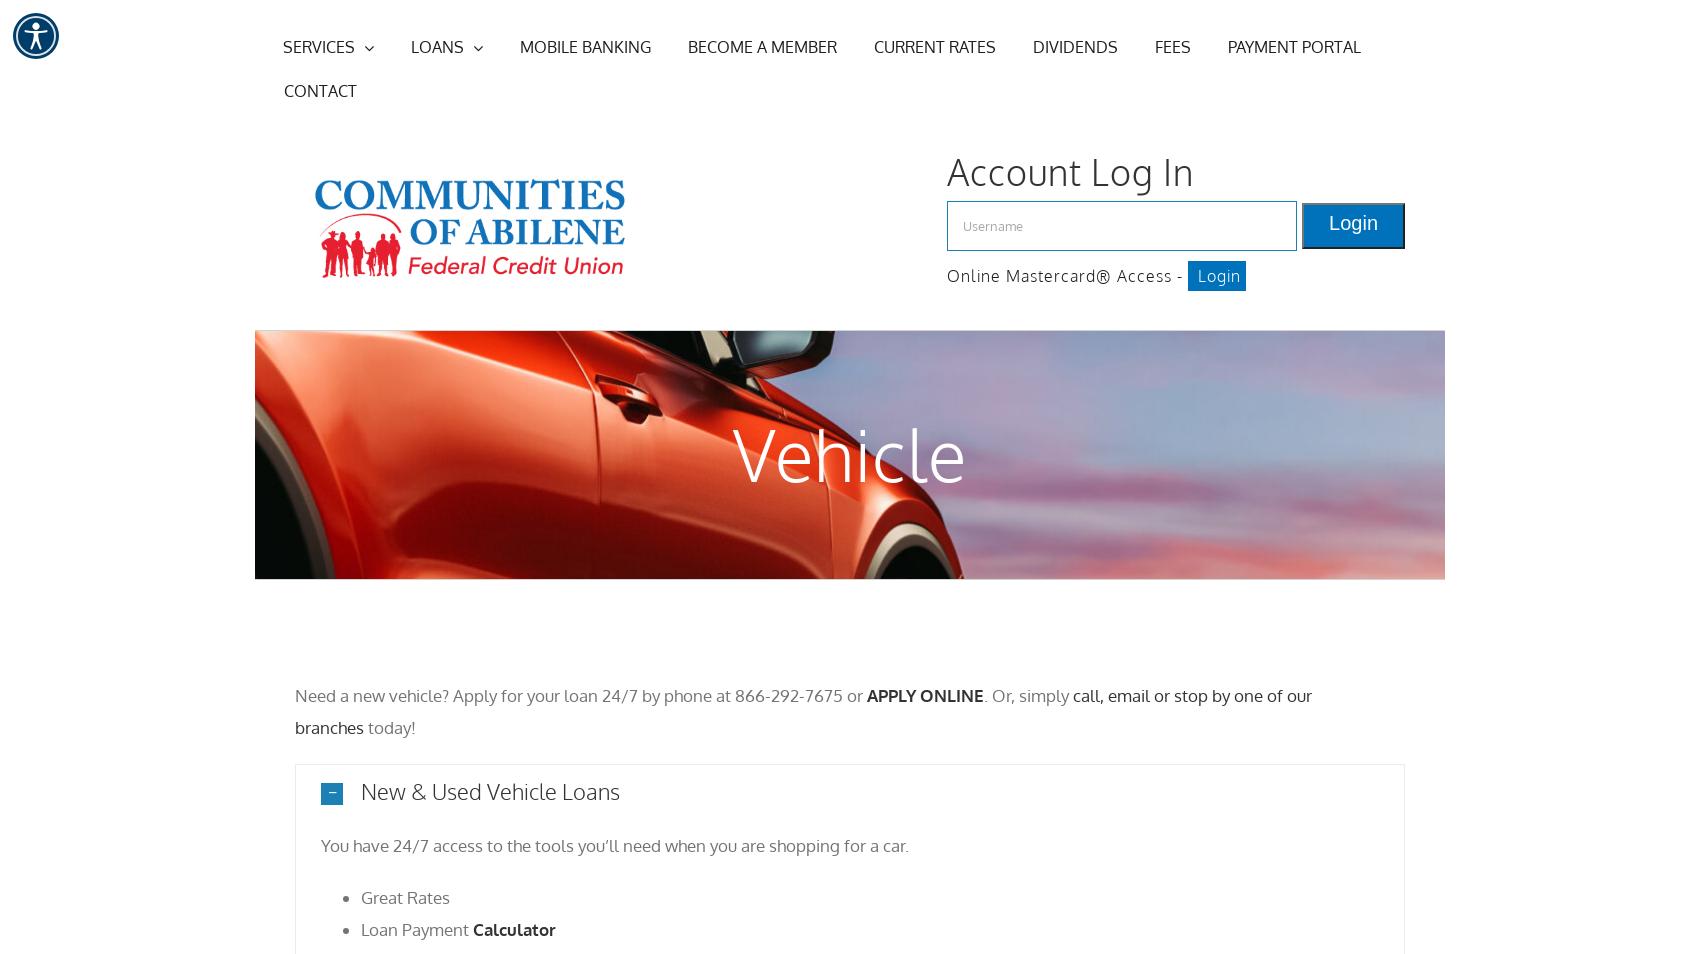 This screenshot has height=954, width=1700. What do you see at coordinates (416, 928) in the screenshot?
I see `'Loan Payment'` at bounding box center [416, 928].